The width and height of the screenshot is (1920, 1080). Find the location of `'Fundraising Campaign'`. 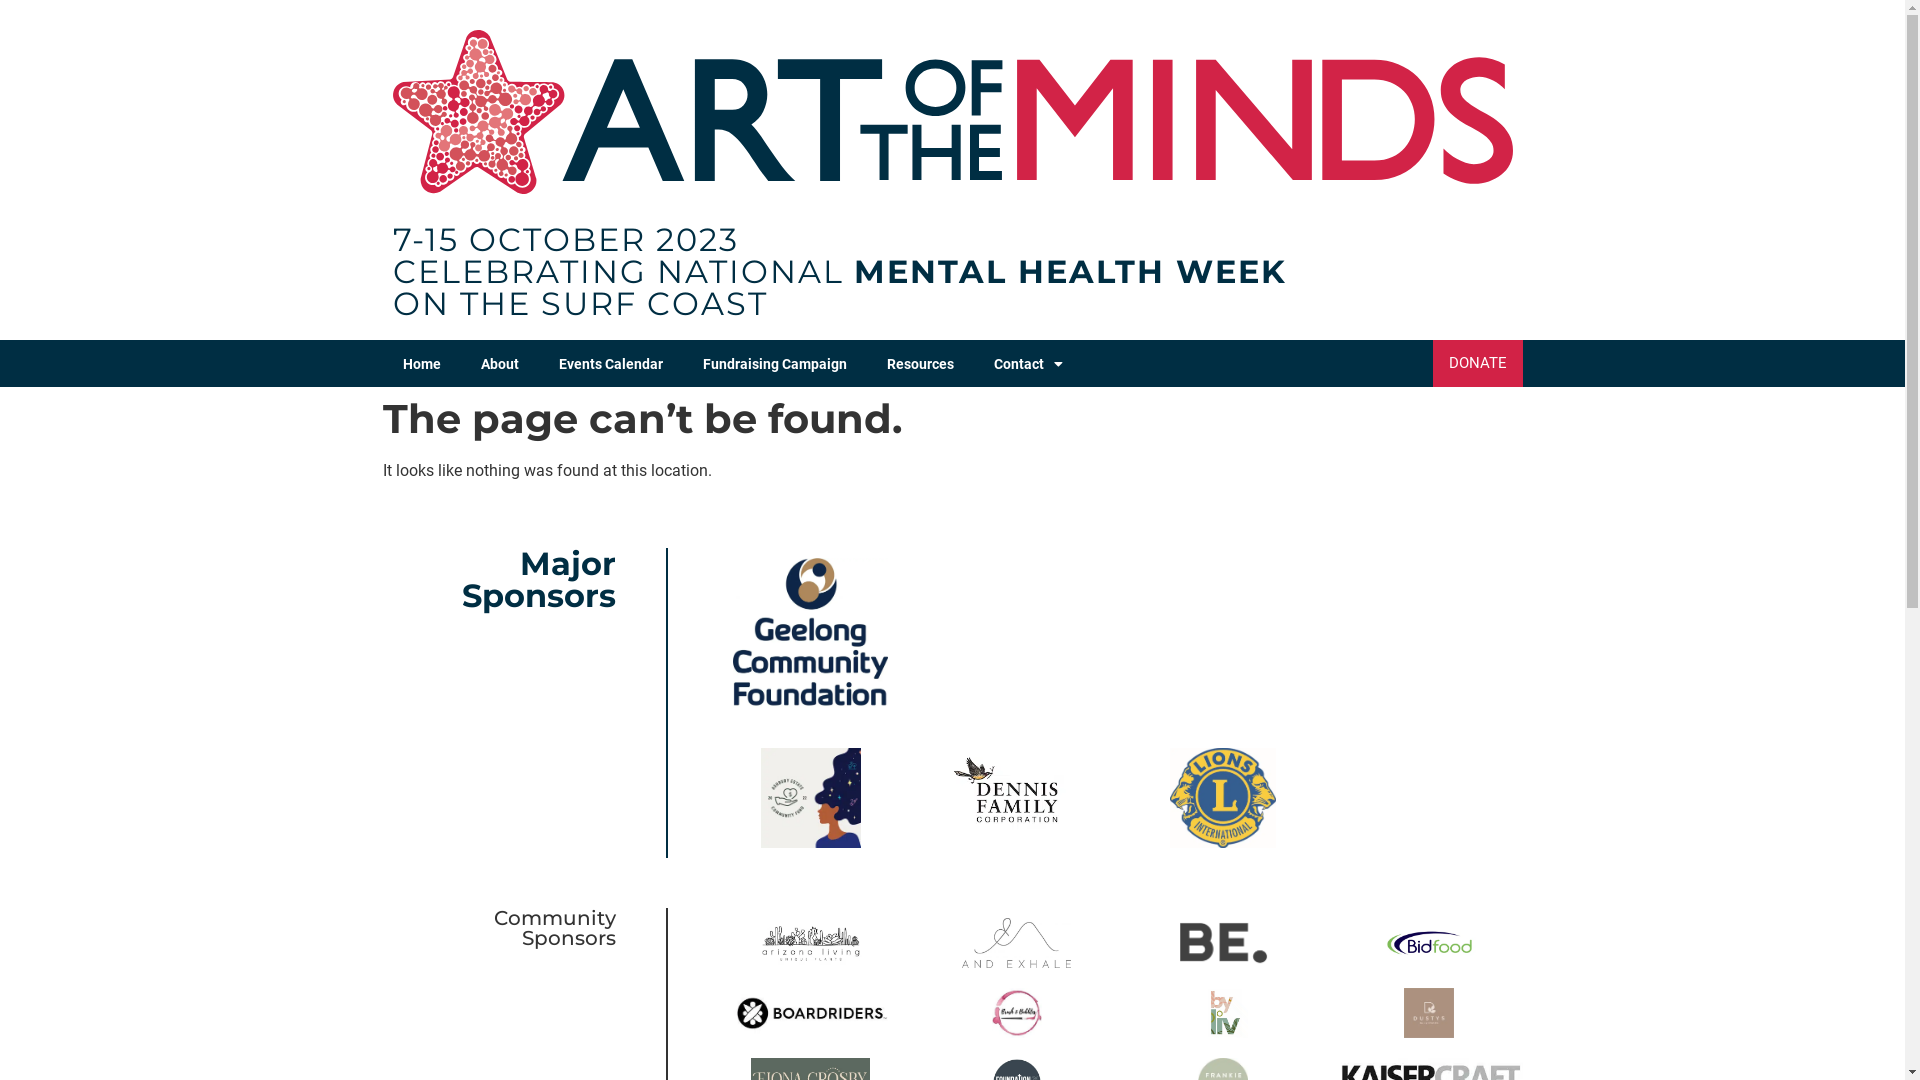

'Fundraising Campaign' is located at coordinates (772, 363).